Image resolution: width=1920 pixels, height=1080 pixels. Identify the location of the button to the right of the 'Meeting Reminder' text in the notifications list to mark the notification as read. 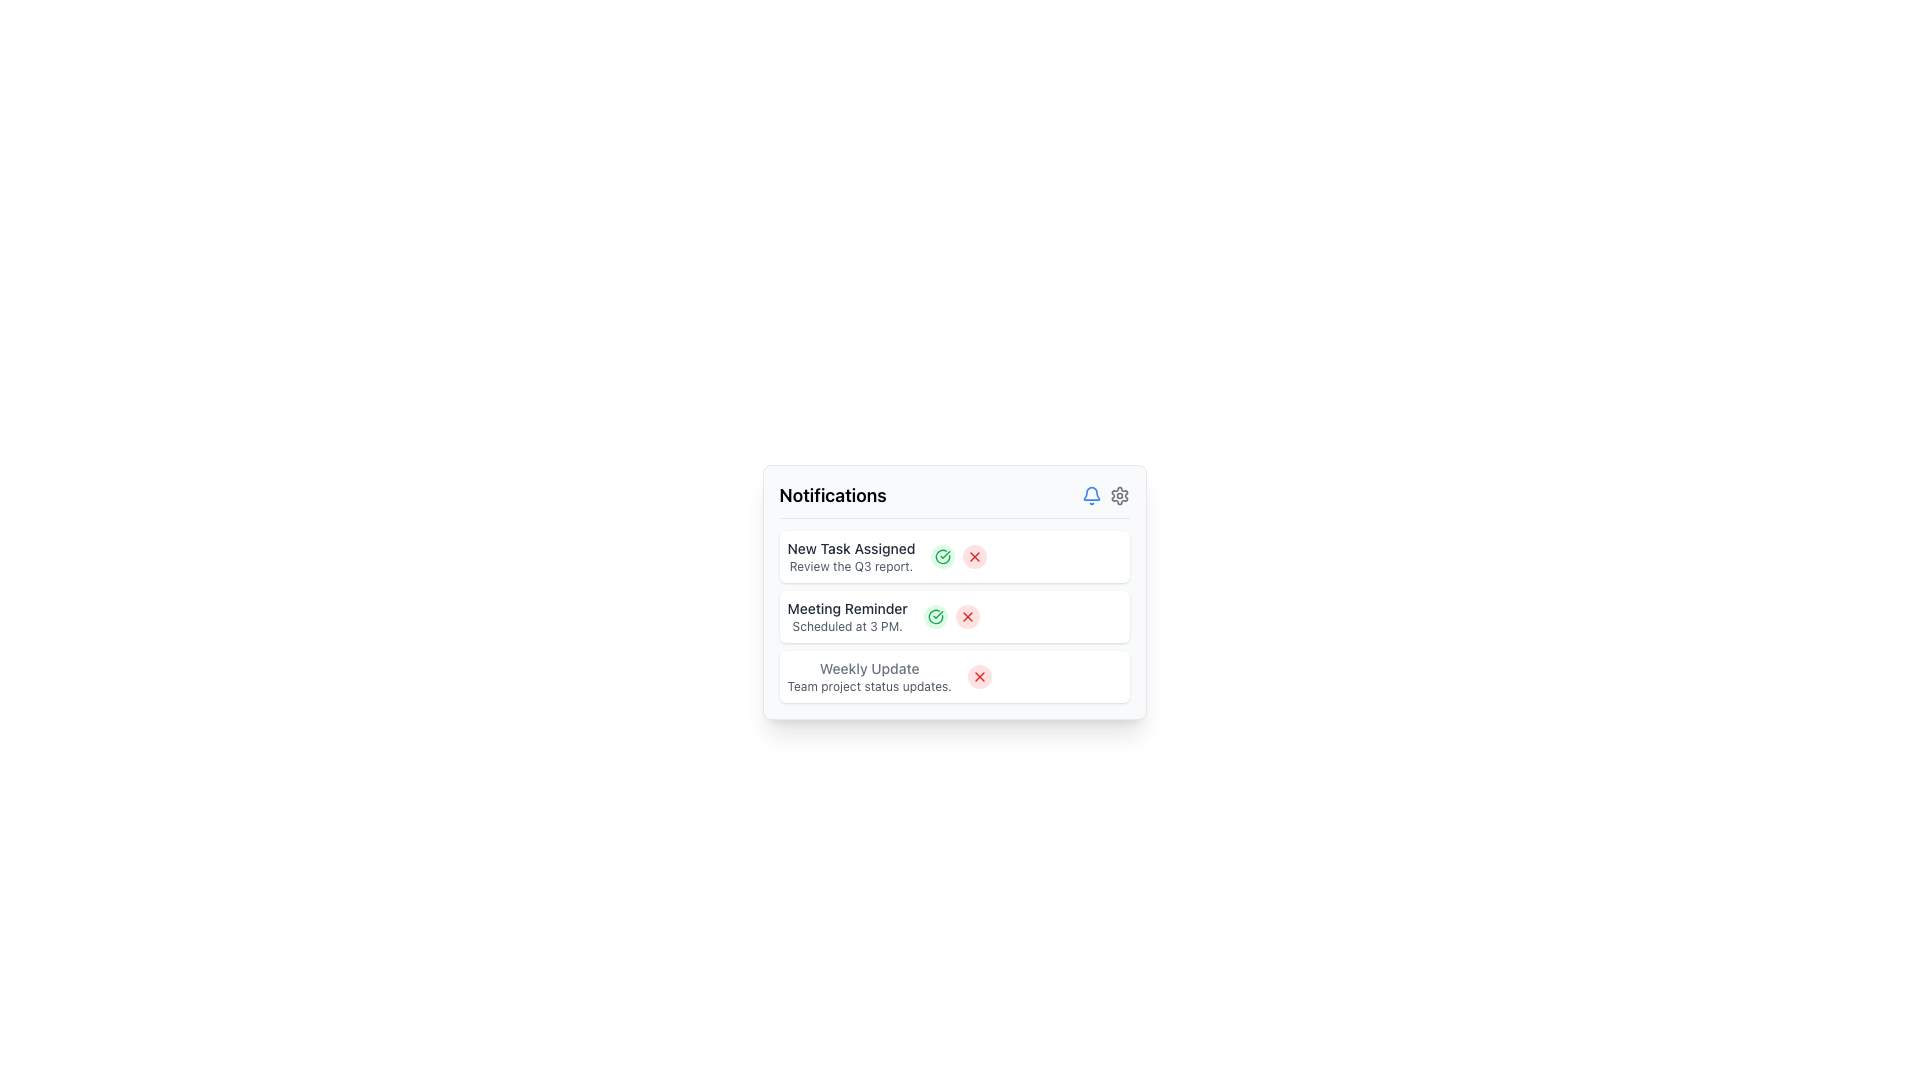
(934, 616).